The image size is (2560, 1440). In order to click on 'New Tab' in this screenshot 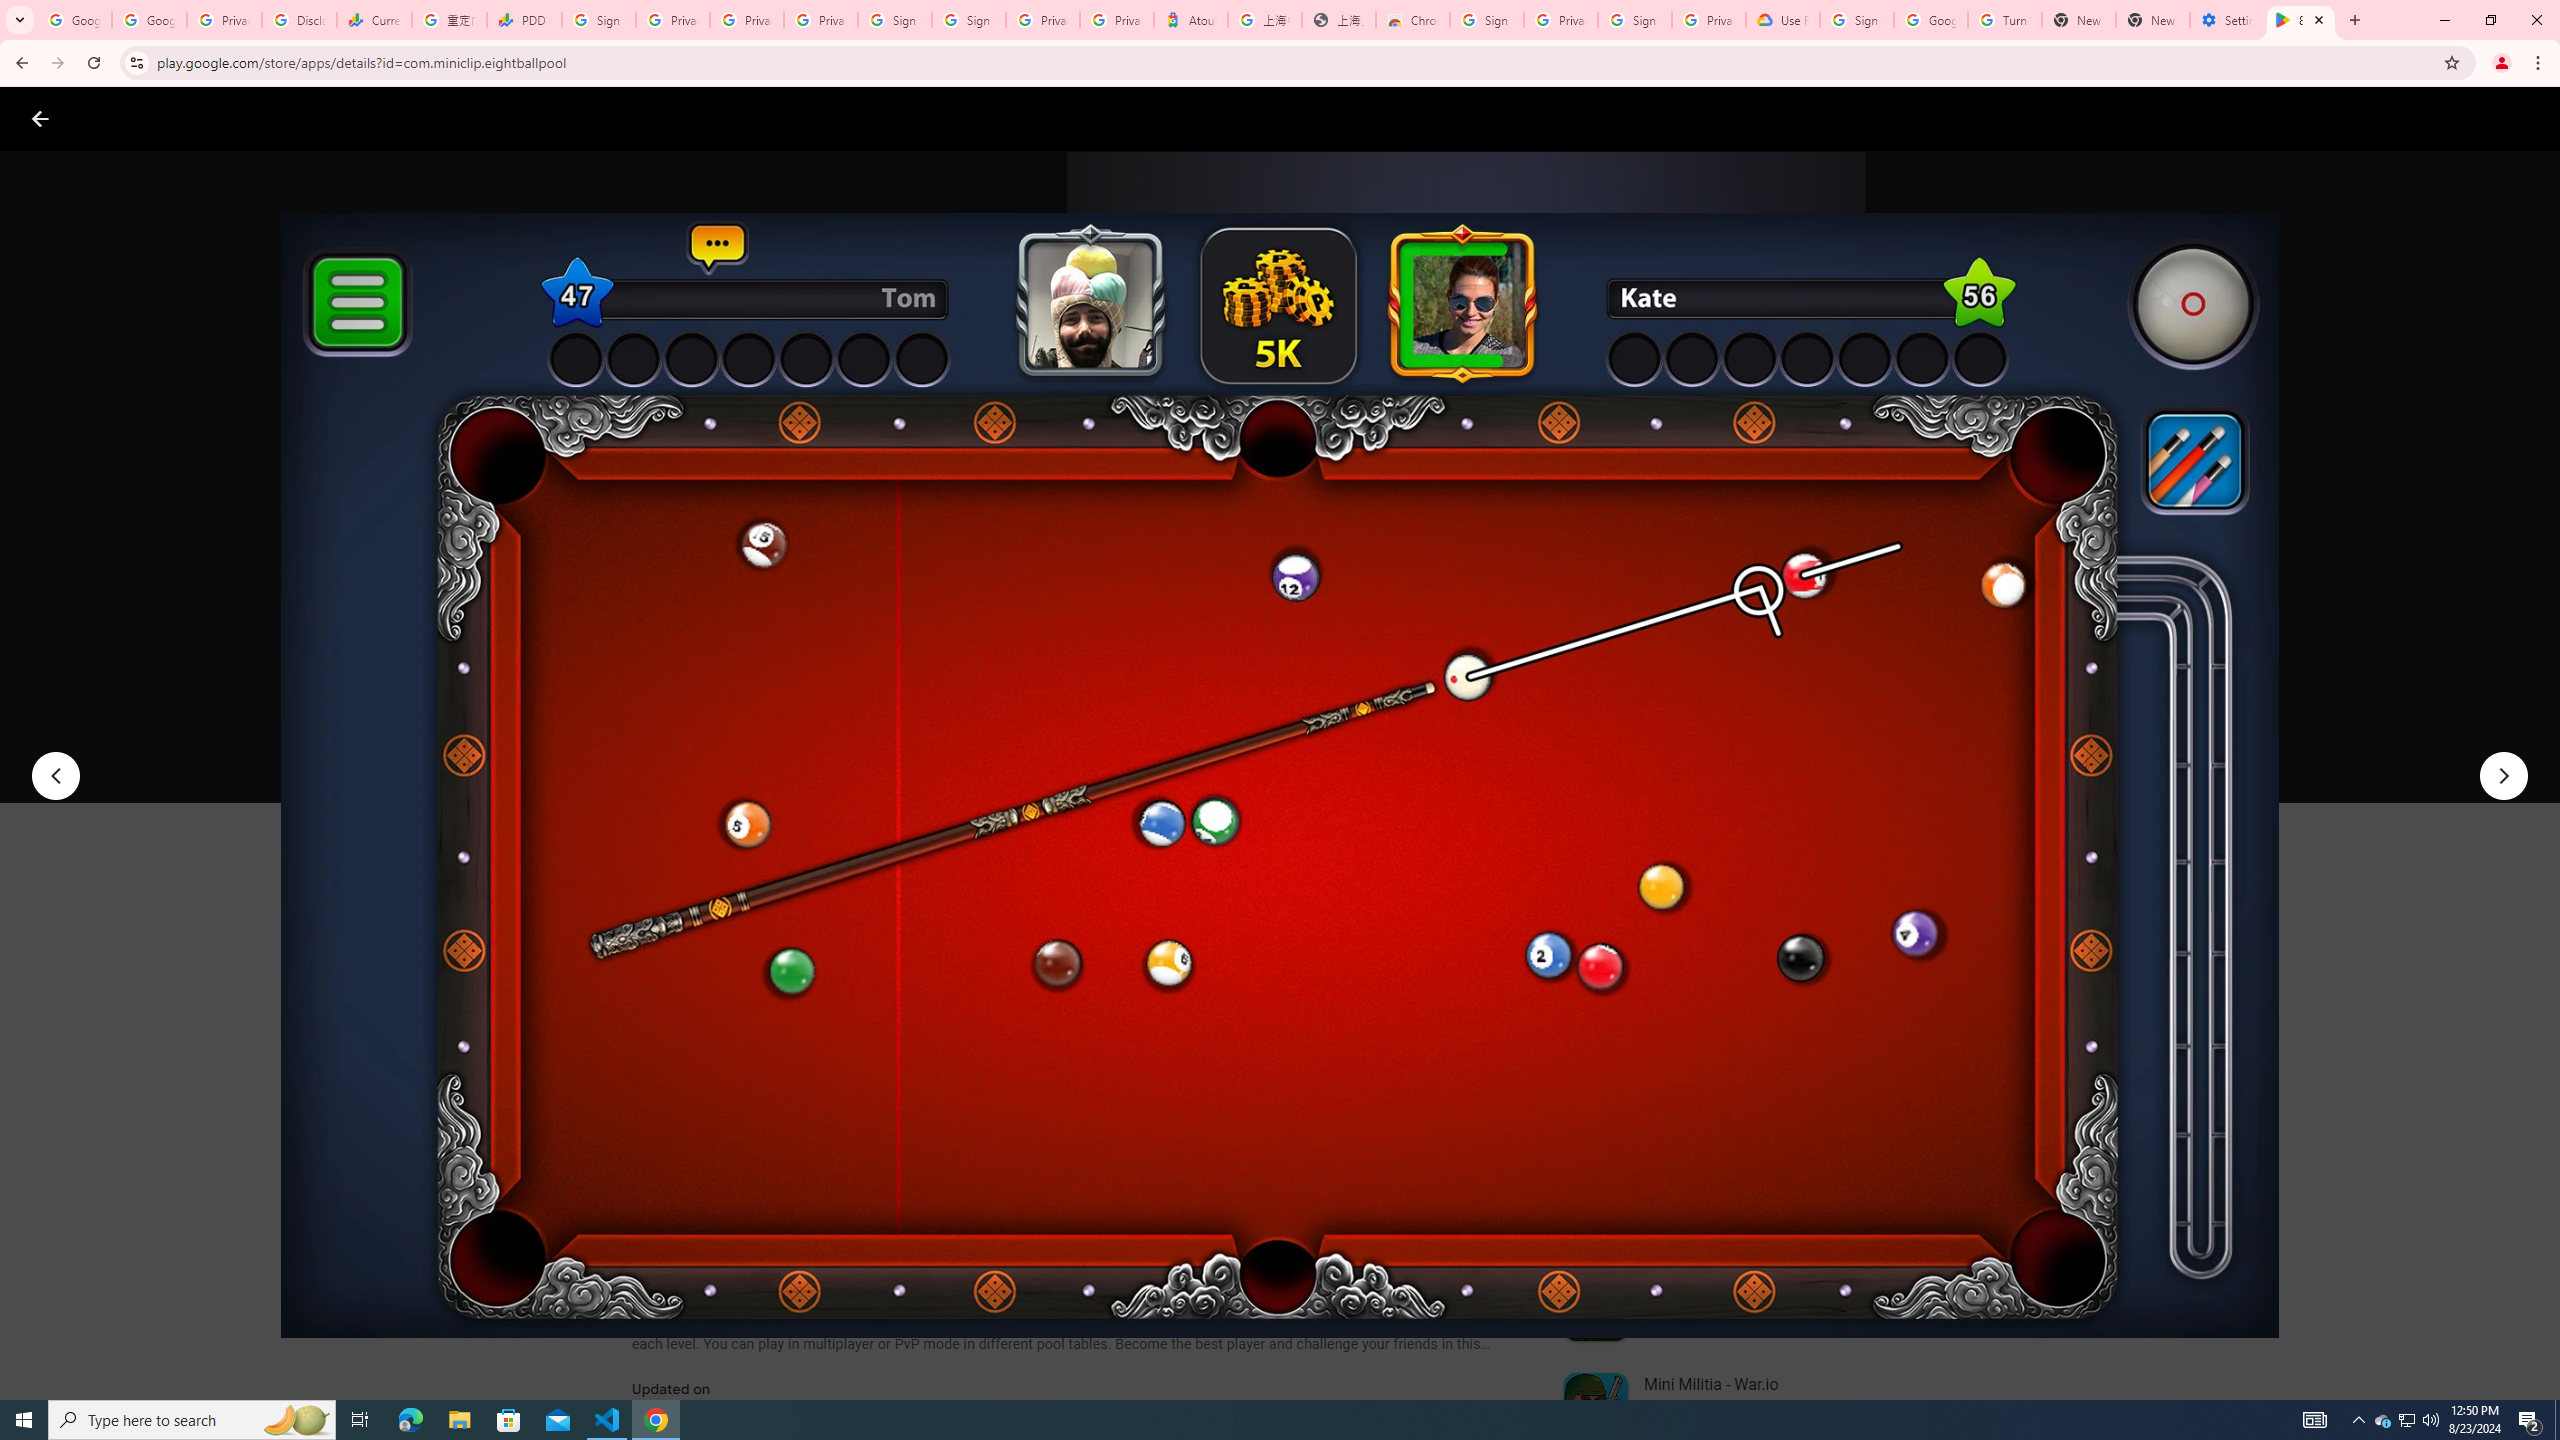, I will do `click(2152, 19)`.